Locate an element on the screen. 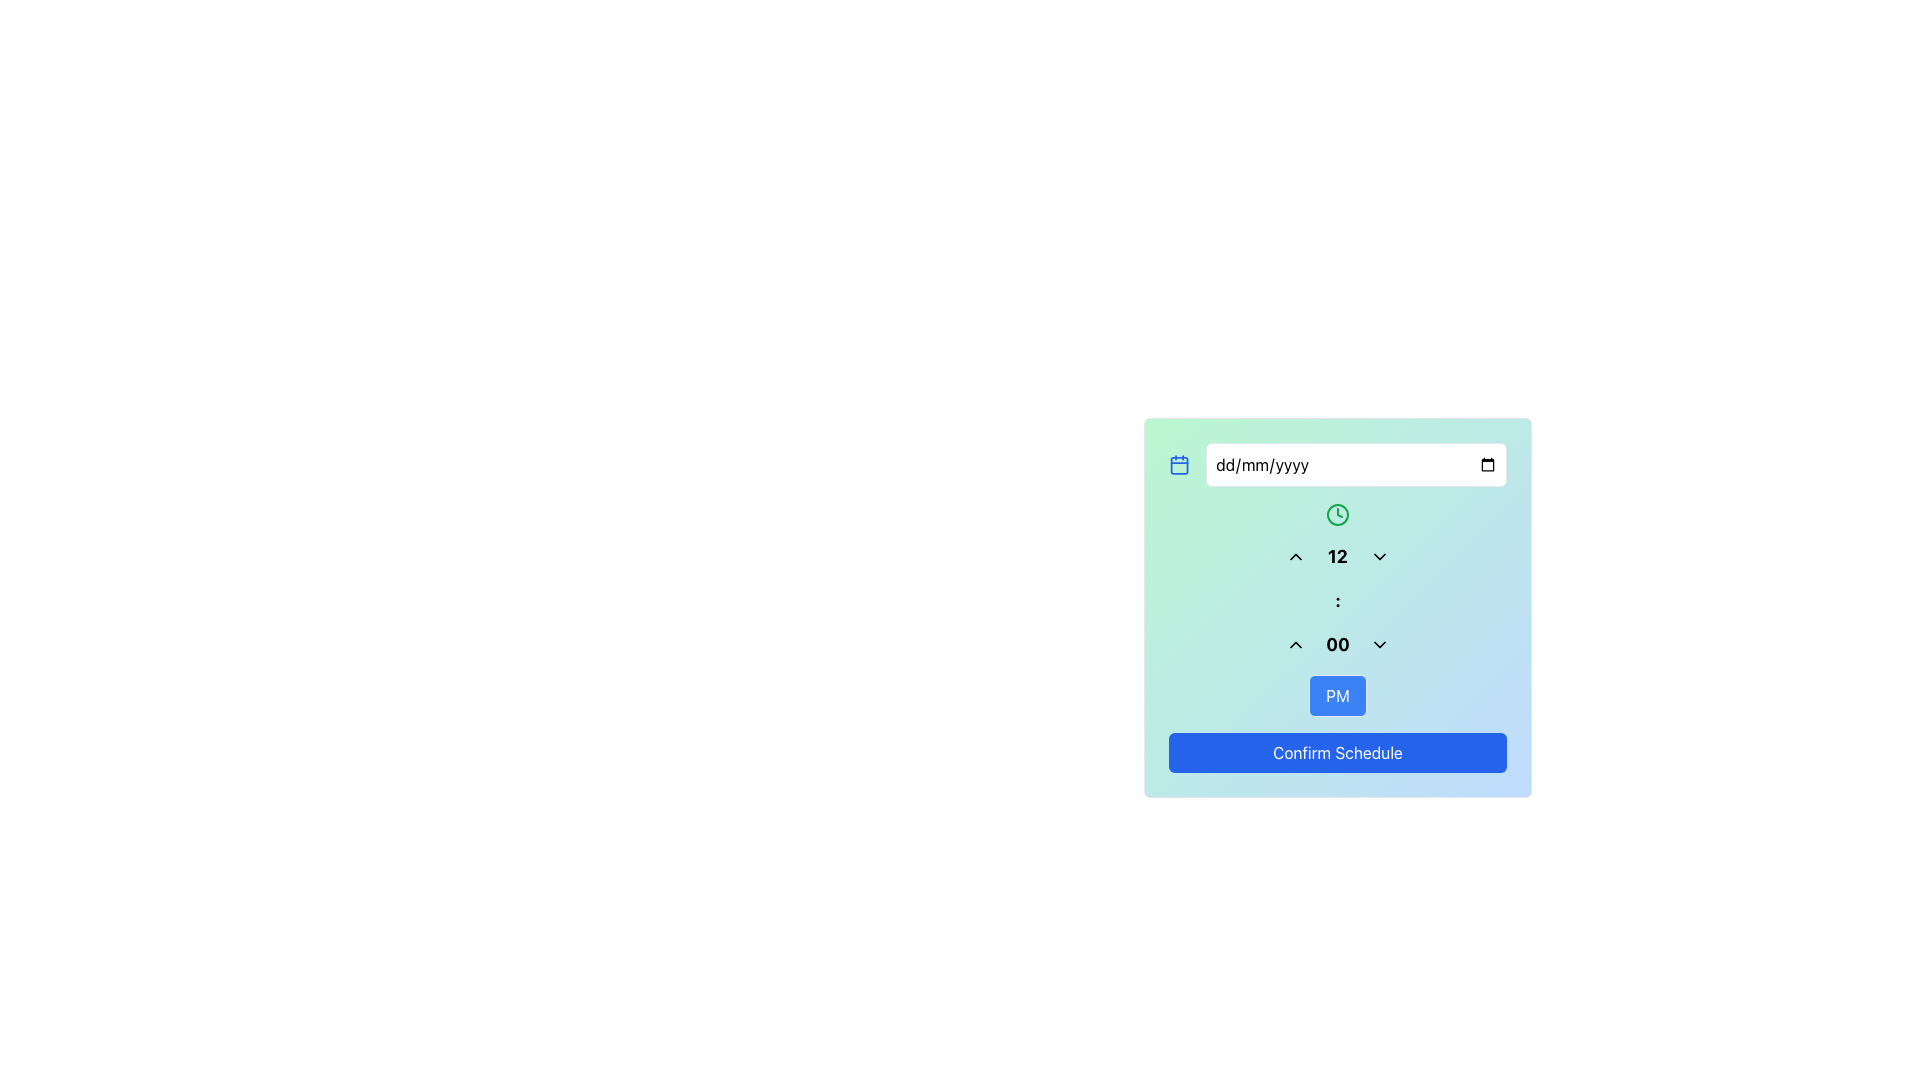  the text element that visually separates the hour and minute values in the time selection interface, located between '12' above and '00' below is located at coordinates (1338, 600).